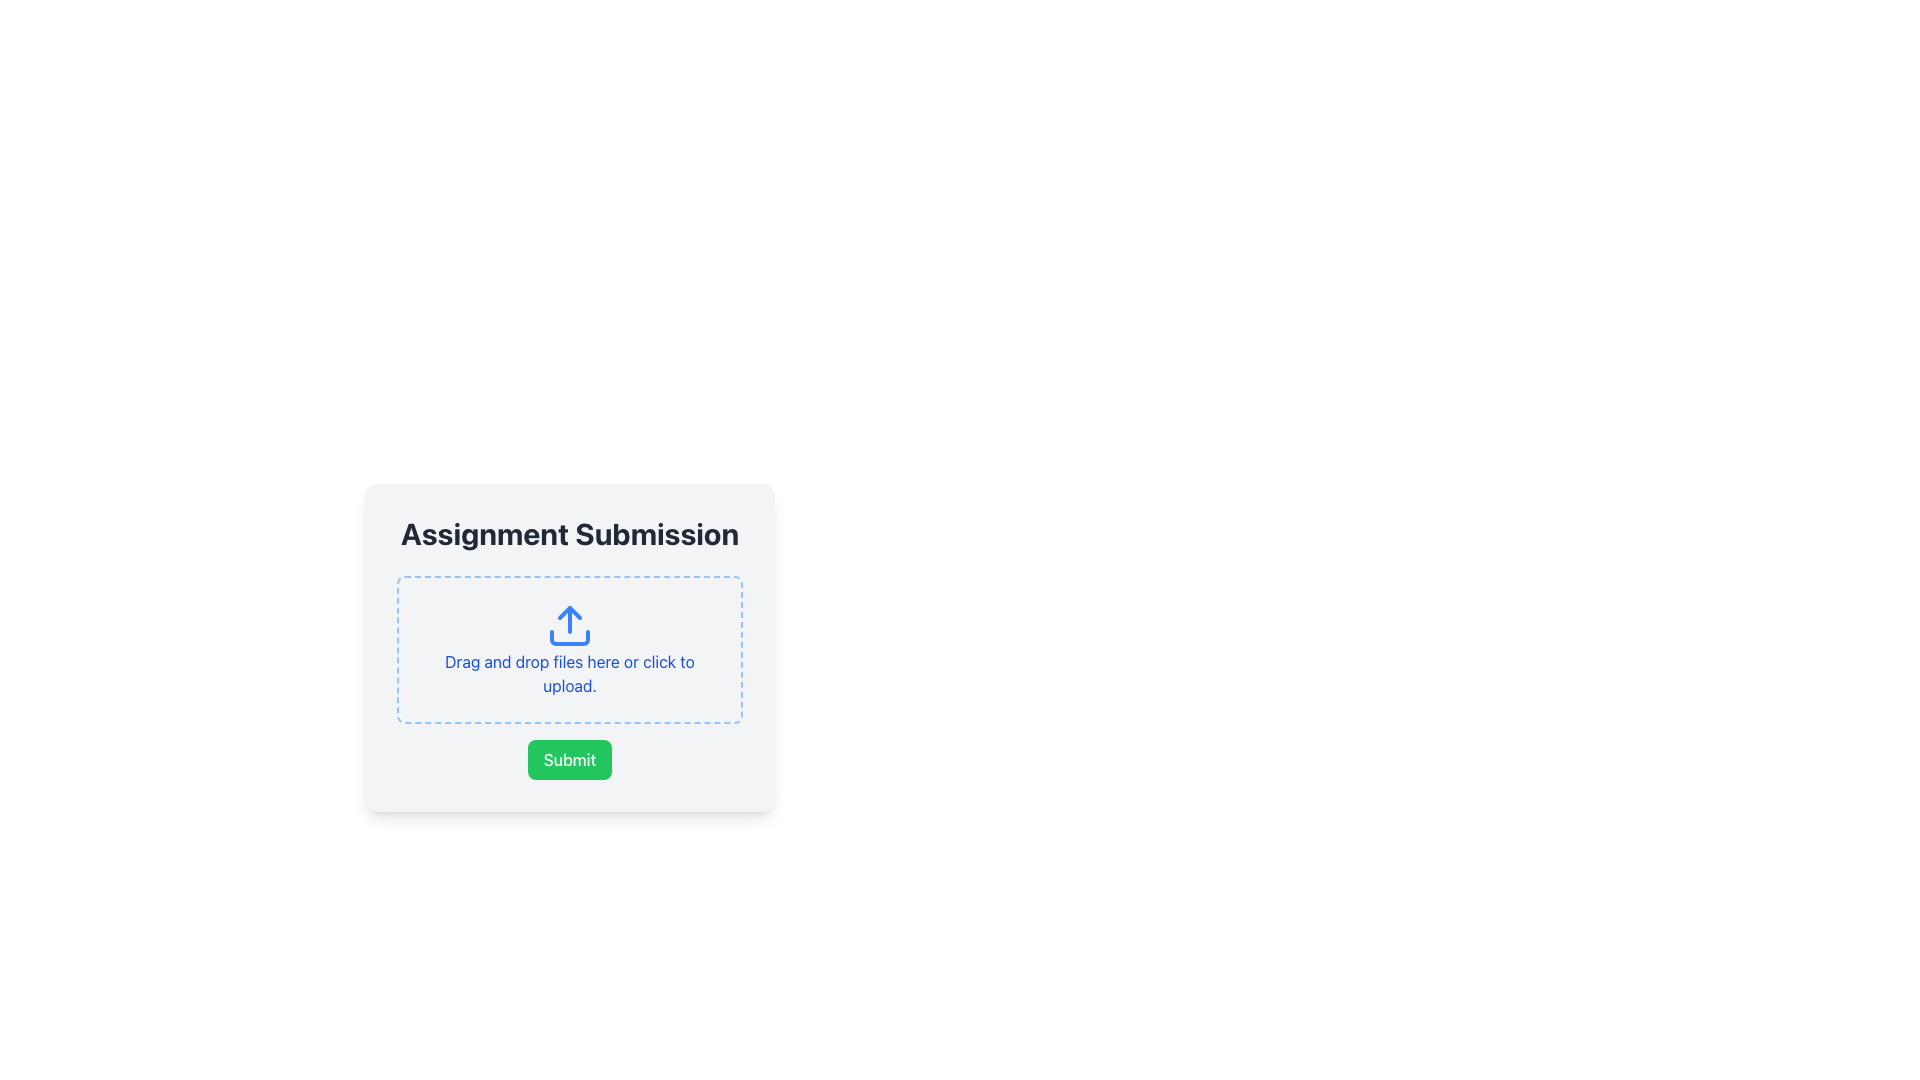 The image size is (1920, 1080). What do you see at coordinates (569, 612) in the screenshot?
I see `the polygonal shape of the upload icon, which is positioned at the top-center above the vertical line component` at bounding box center [569, 612].